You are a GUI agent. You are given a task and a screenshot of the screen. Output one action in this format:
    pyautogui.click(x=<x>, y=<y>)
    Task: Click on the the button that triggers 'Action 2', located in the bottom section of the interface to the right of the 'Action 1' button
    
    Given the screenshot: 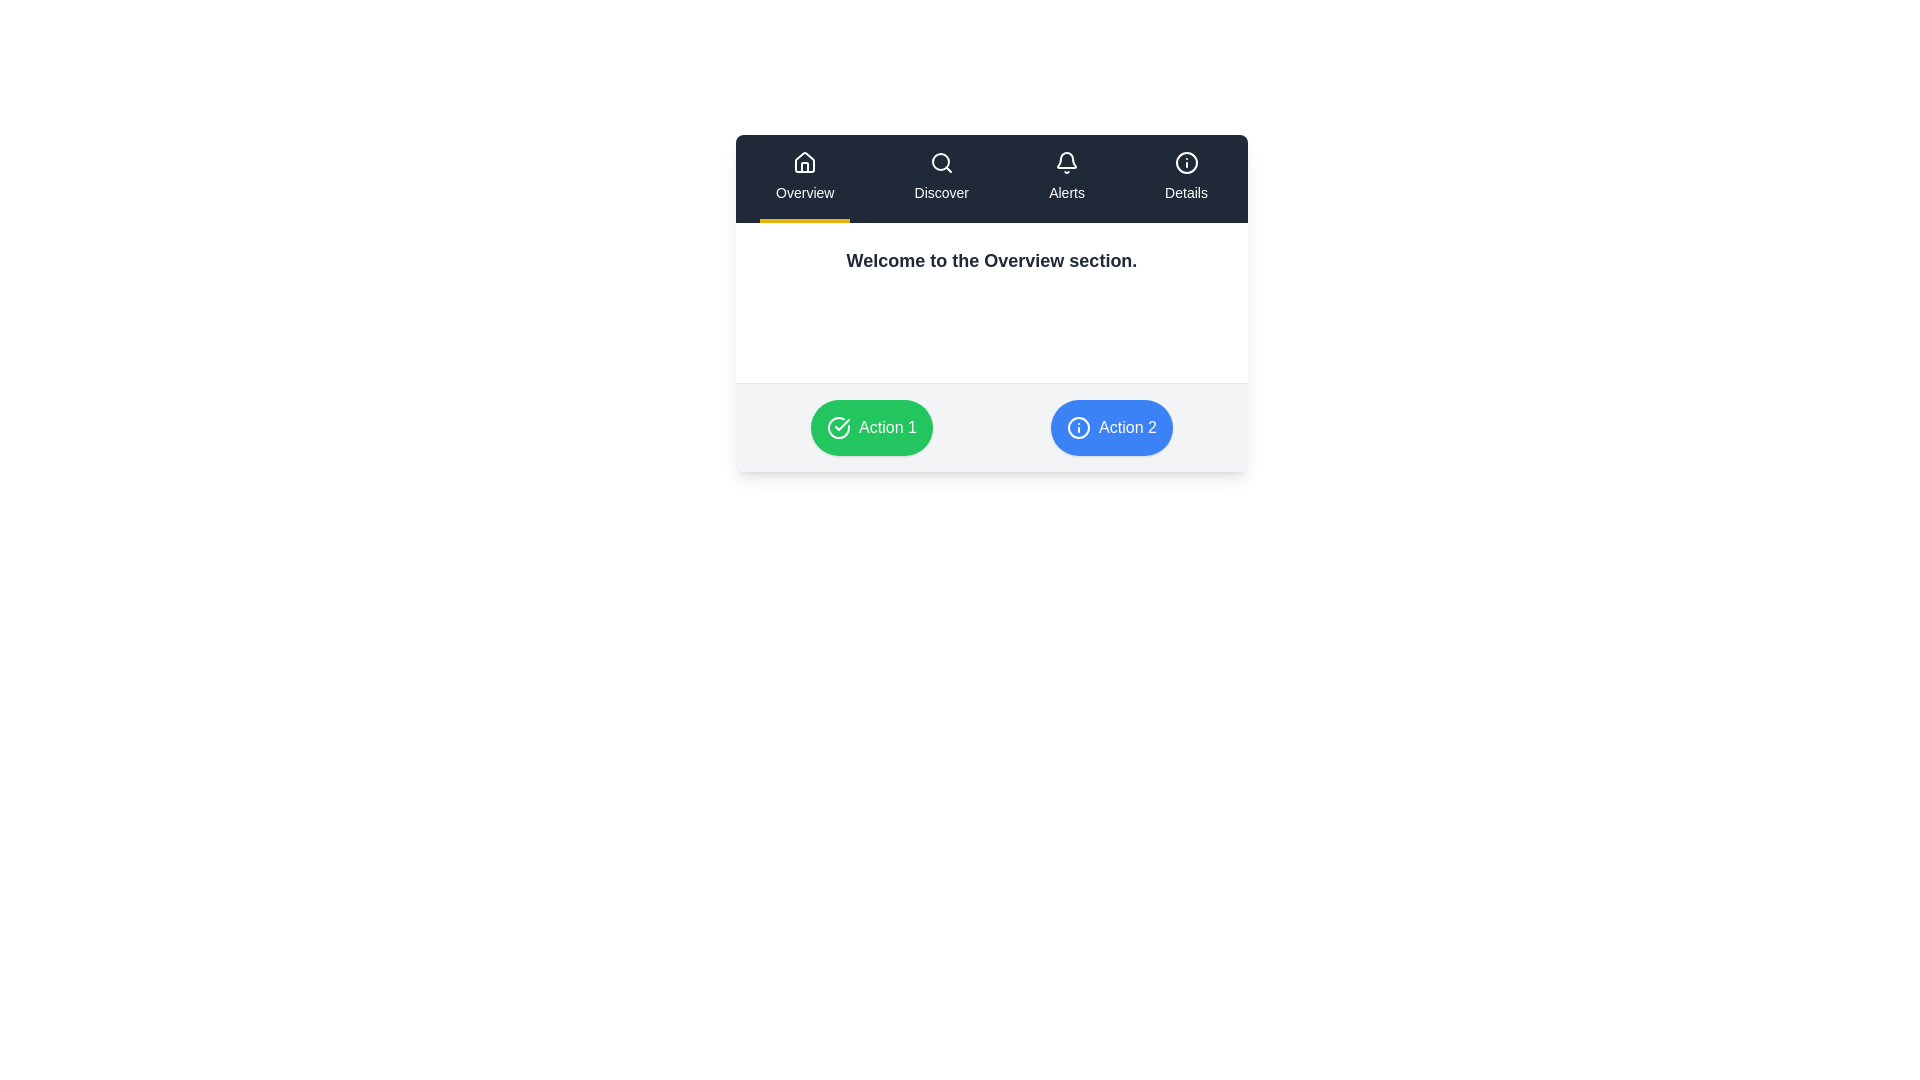 What is the action you would take?
    pyautogui.click(x=1111, y=427)
    